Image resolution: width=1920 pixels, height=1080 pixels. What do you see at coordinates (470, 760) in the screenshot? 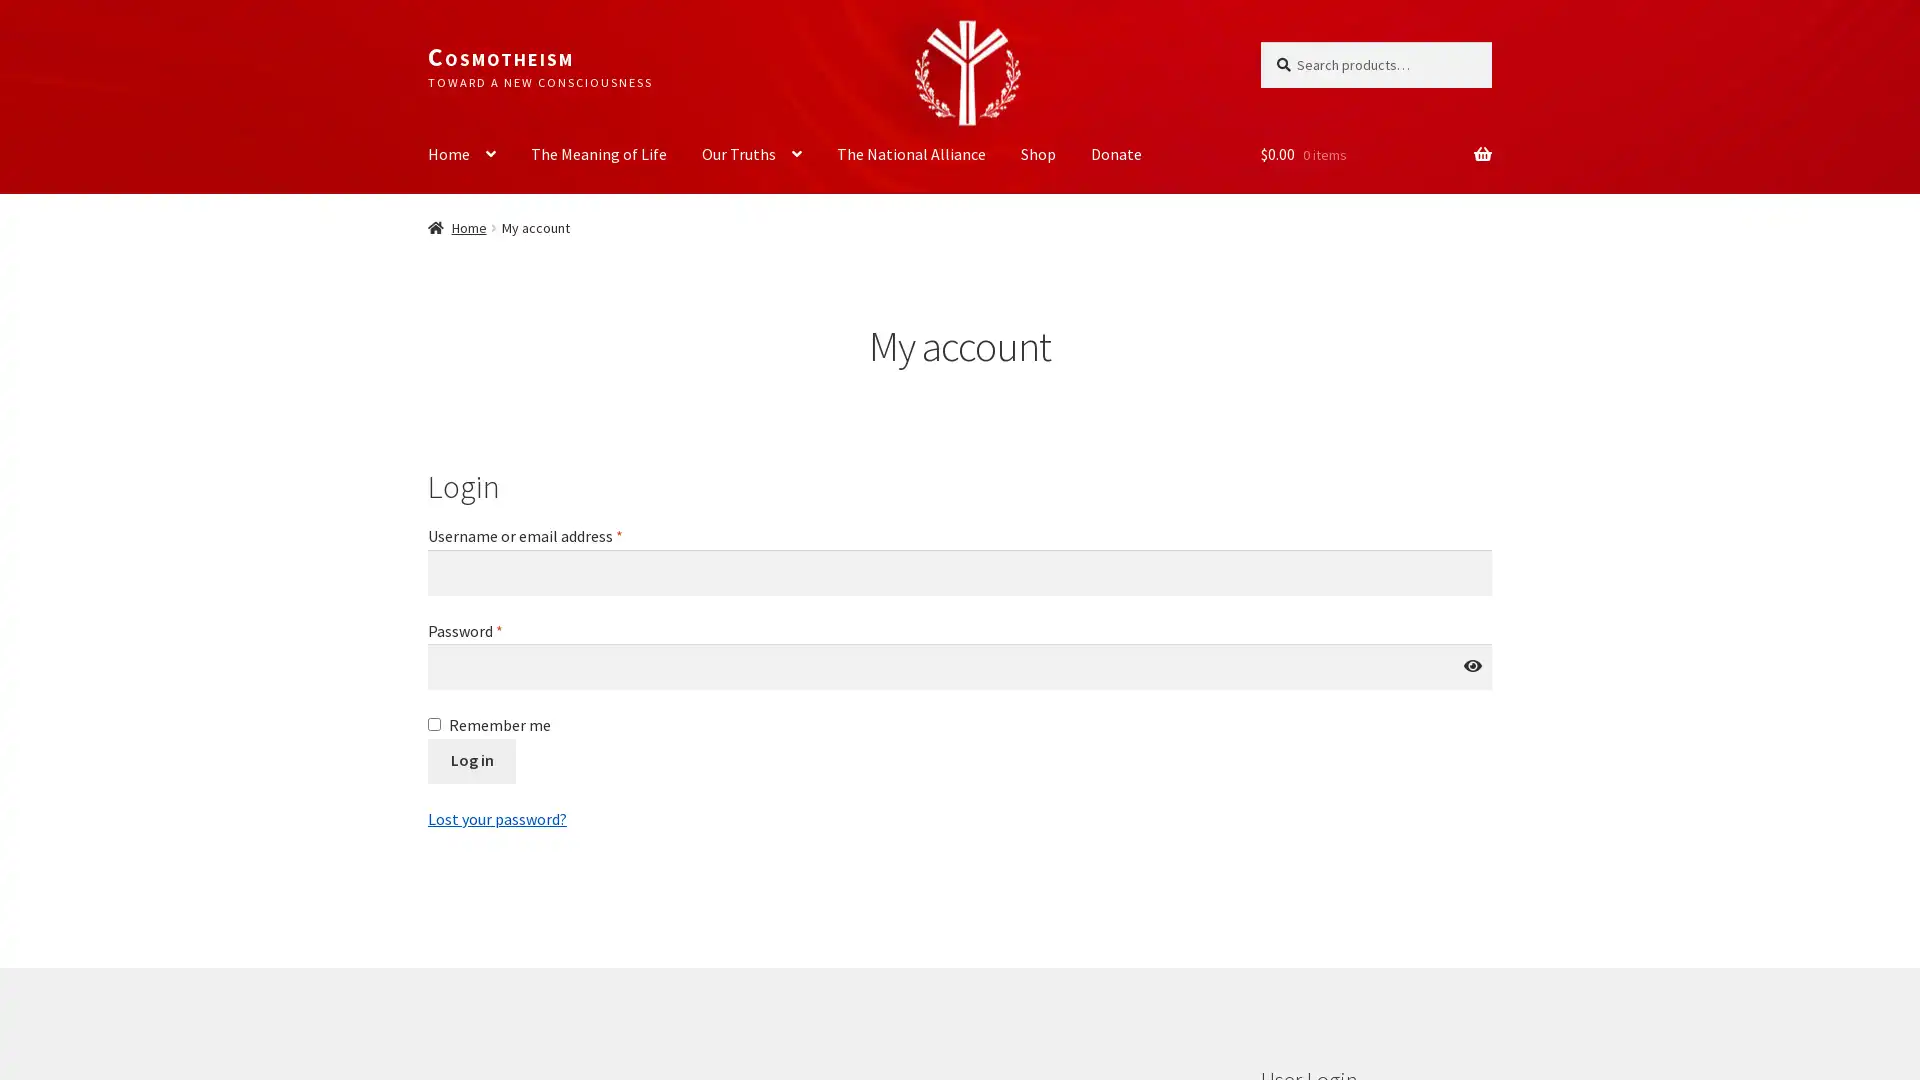
I see `Log in` at bounding box center [470, 760].